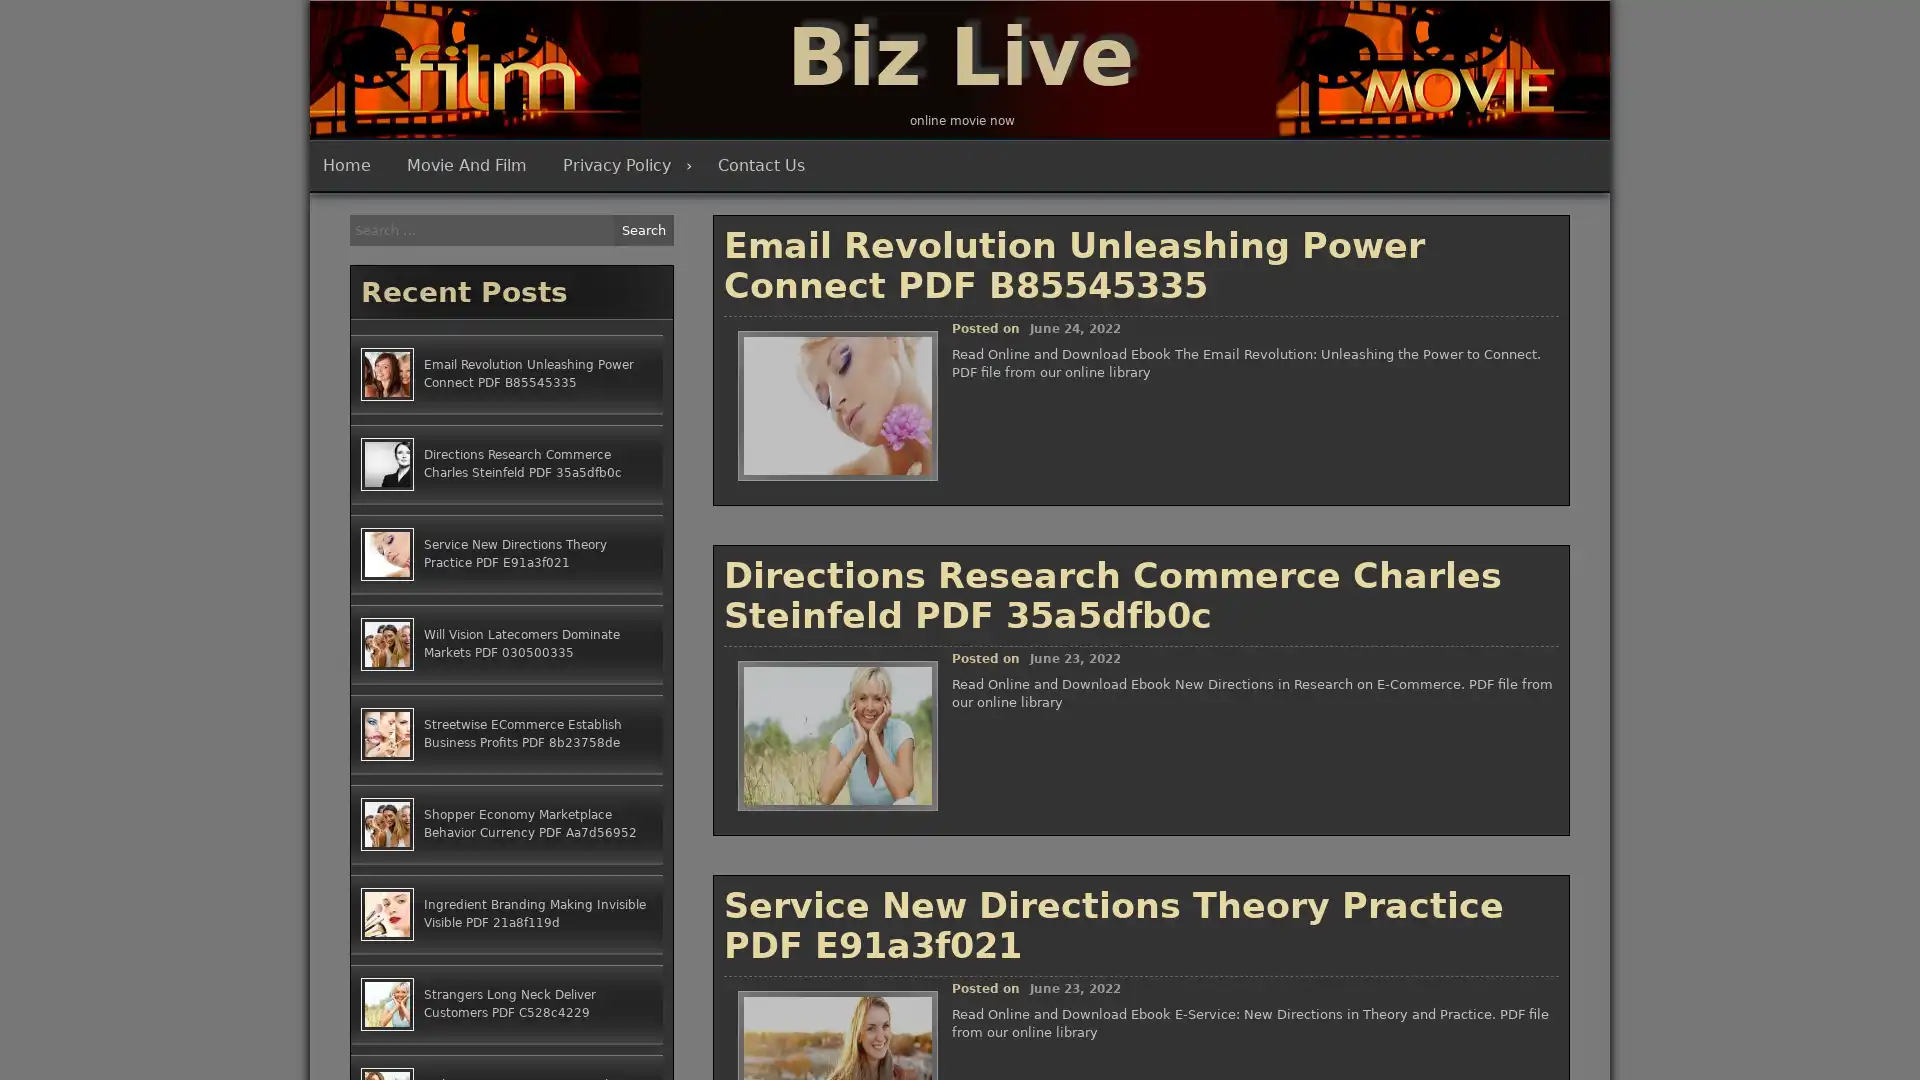 The height and width of the screenshot is (1080, 1920). What do you see at coordinates (643, 229) in the screenshot?
I see `Search` at bounding box center [643, 229].